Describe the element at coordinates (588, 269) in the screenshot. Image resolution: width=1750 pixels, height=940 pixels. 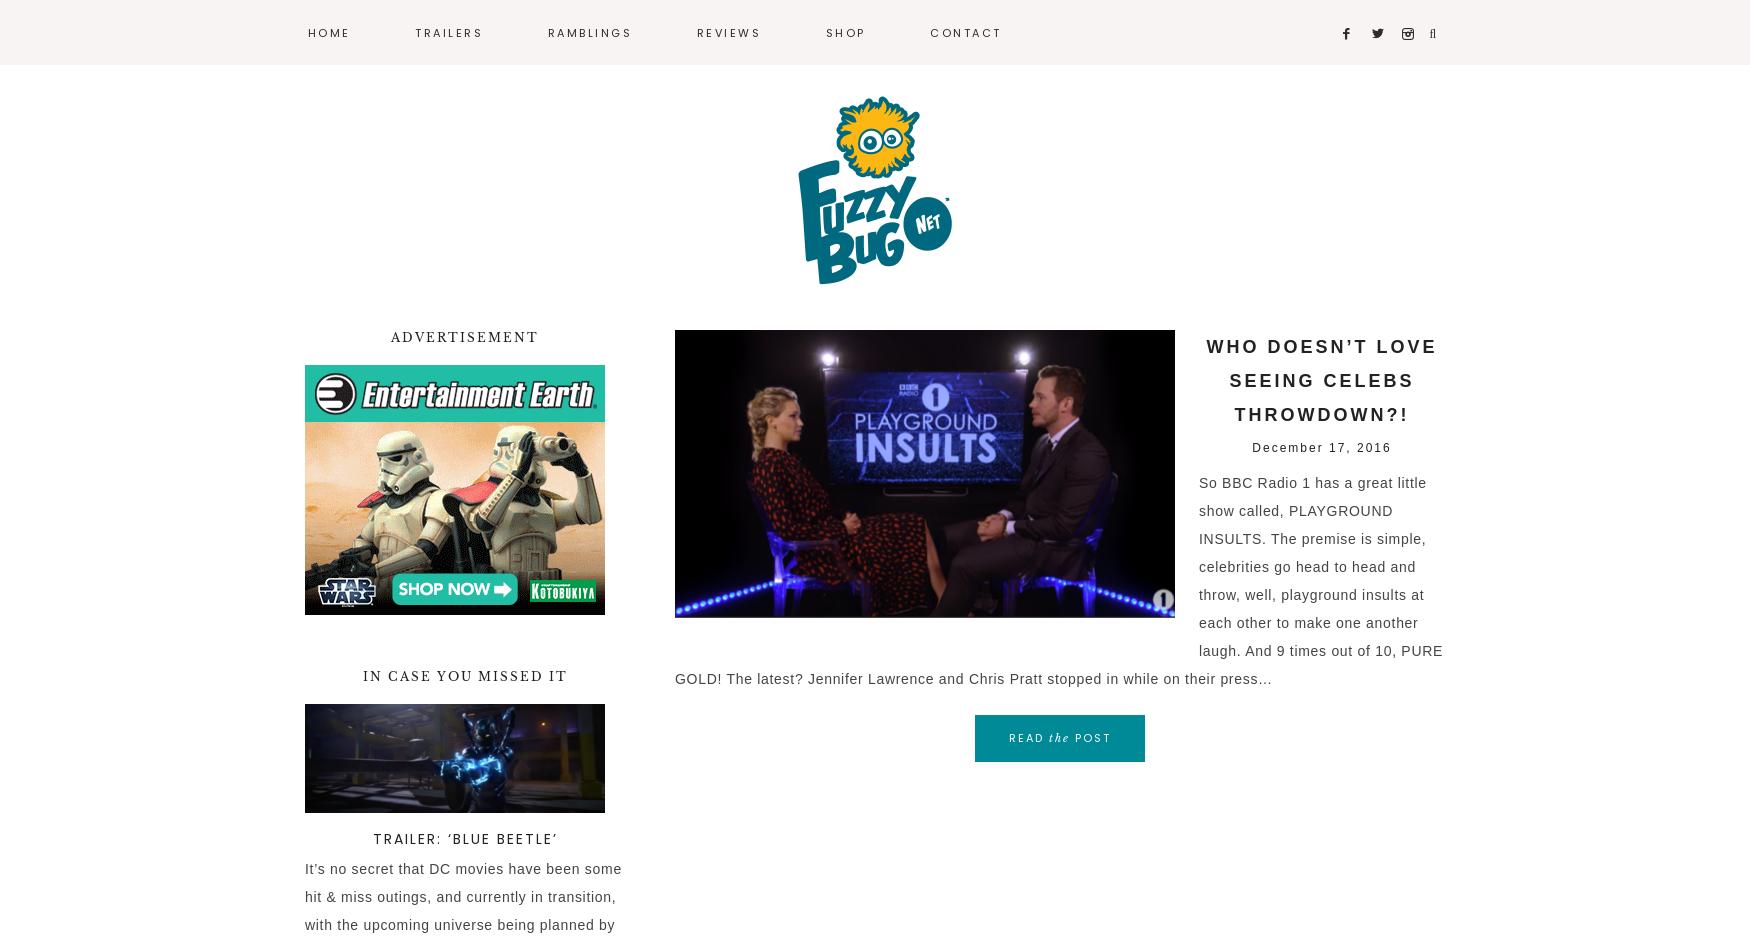
I see `'Video Games'` at that location.